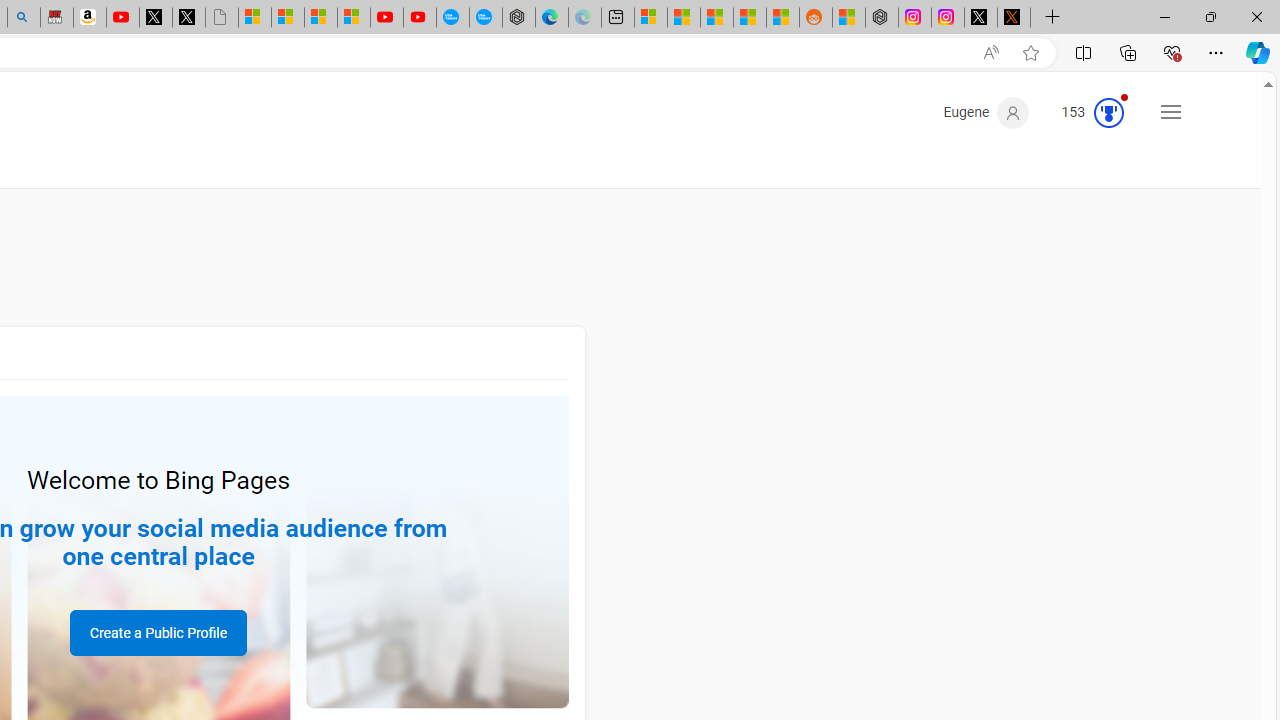  I want to click on 'Shanghai, China hourly forecast | Microsoft Weather', so click(717, 17).